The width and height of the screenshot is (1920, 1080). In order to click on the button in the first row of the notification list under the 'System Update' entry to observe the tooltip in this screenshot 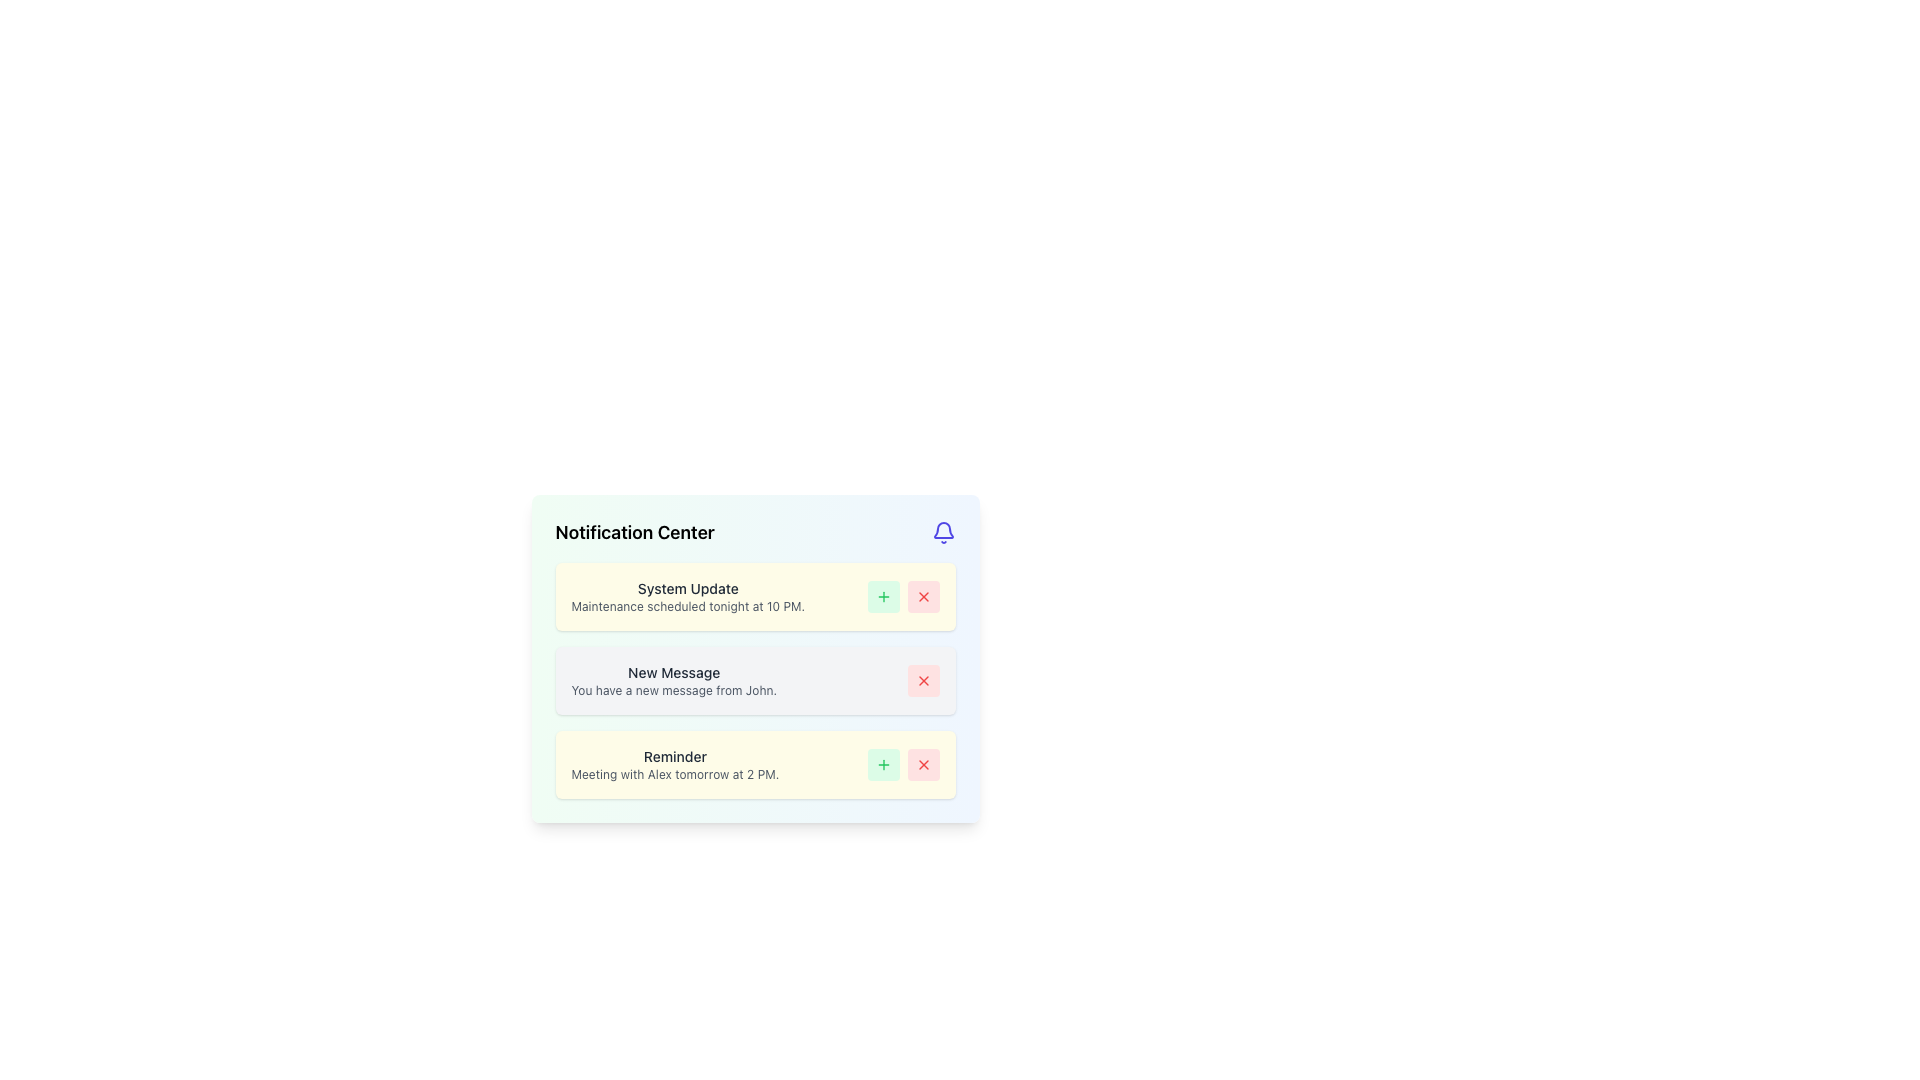, I will do `click(882, 596)`.